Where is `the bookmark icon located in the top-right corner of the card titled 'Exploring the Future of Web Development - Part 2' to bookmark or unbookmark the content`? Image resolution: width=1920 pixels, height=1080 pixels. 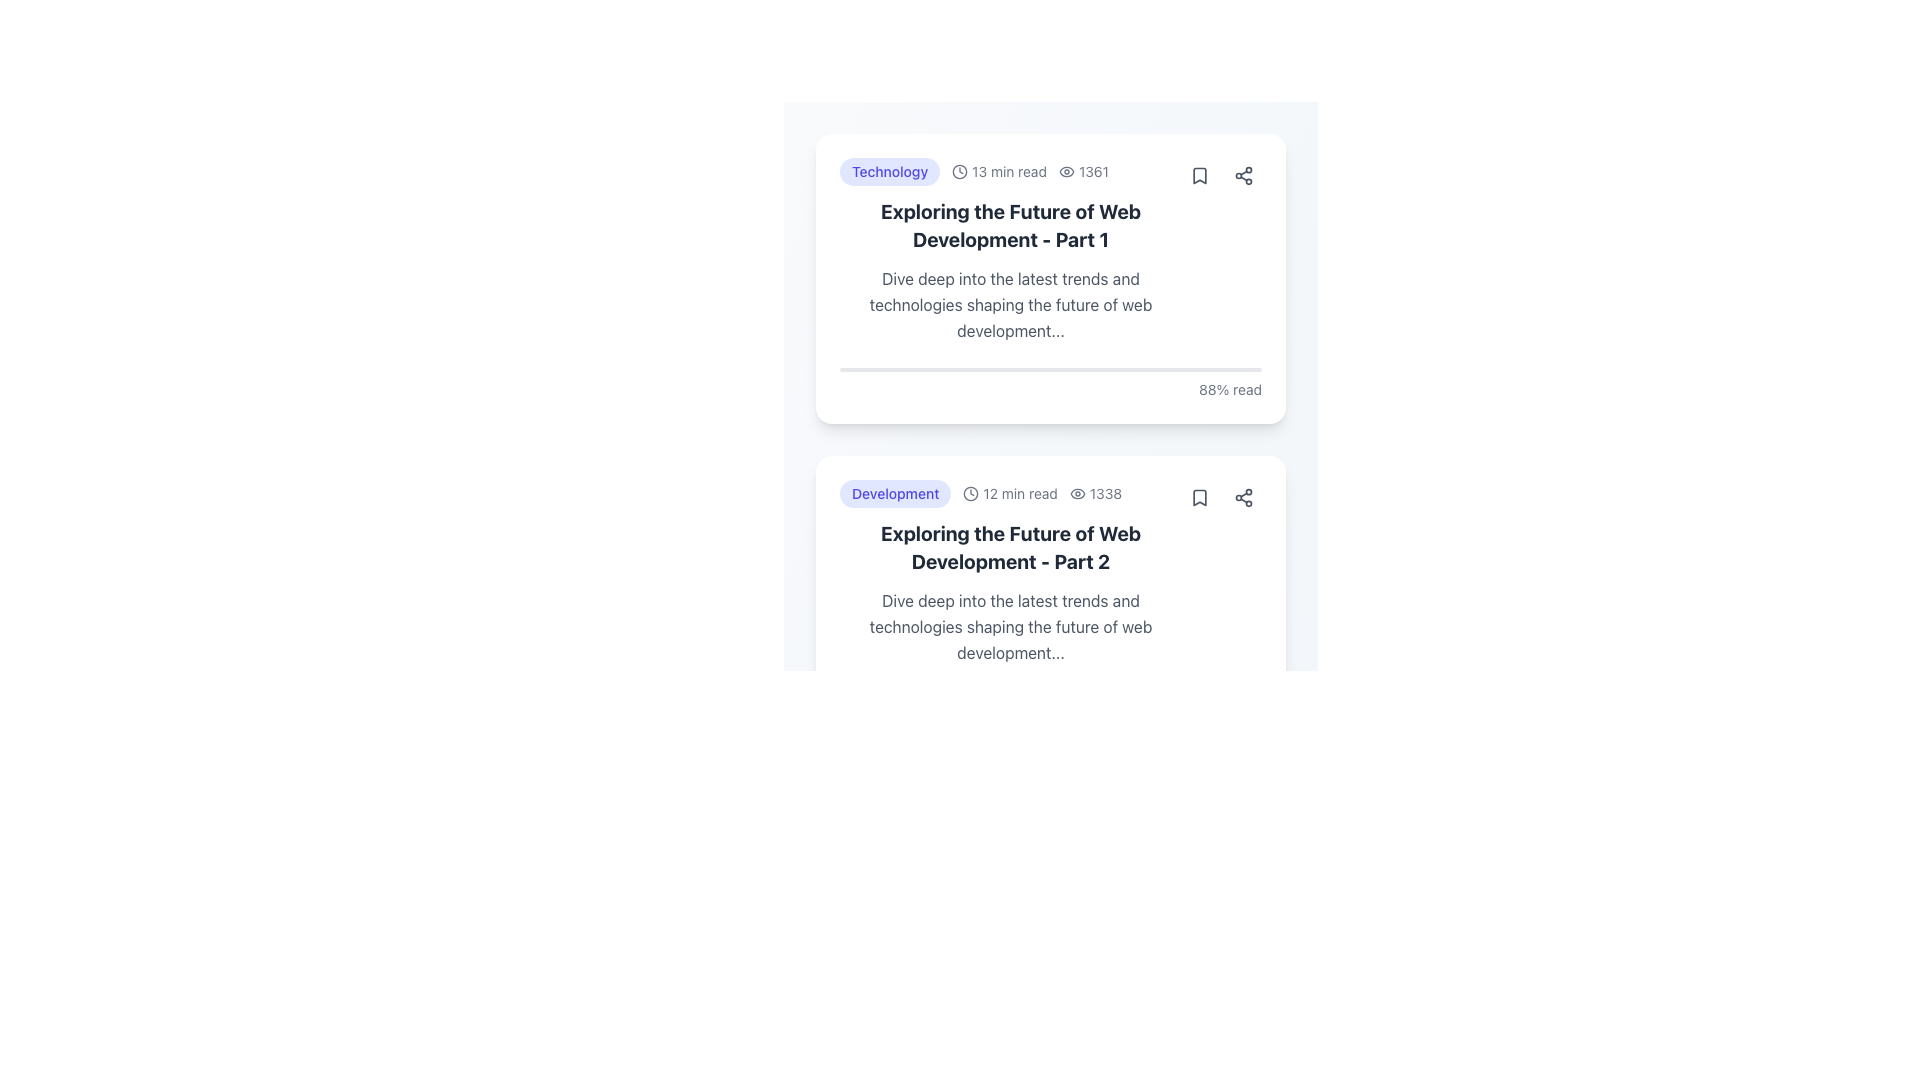 the bookmark icon located in the top-right corner of the card titled 'Exploring the Future of Web Development - Part 2' to bookmark or unbookmark the content is located at coordinates (1200, 496).